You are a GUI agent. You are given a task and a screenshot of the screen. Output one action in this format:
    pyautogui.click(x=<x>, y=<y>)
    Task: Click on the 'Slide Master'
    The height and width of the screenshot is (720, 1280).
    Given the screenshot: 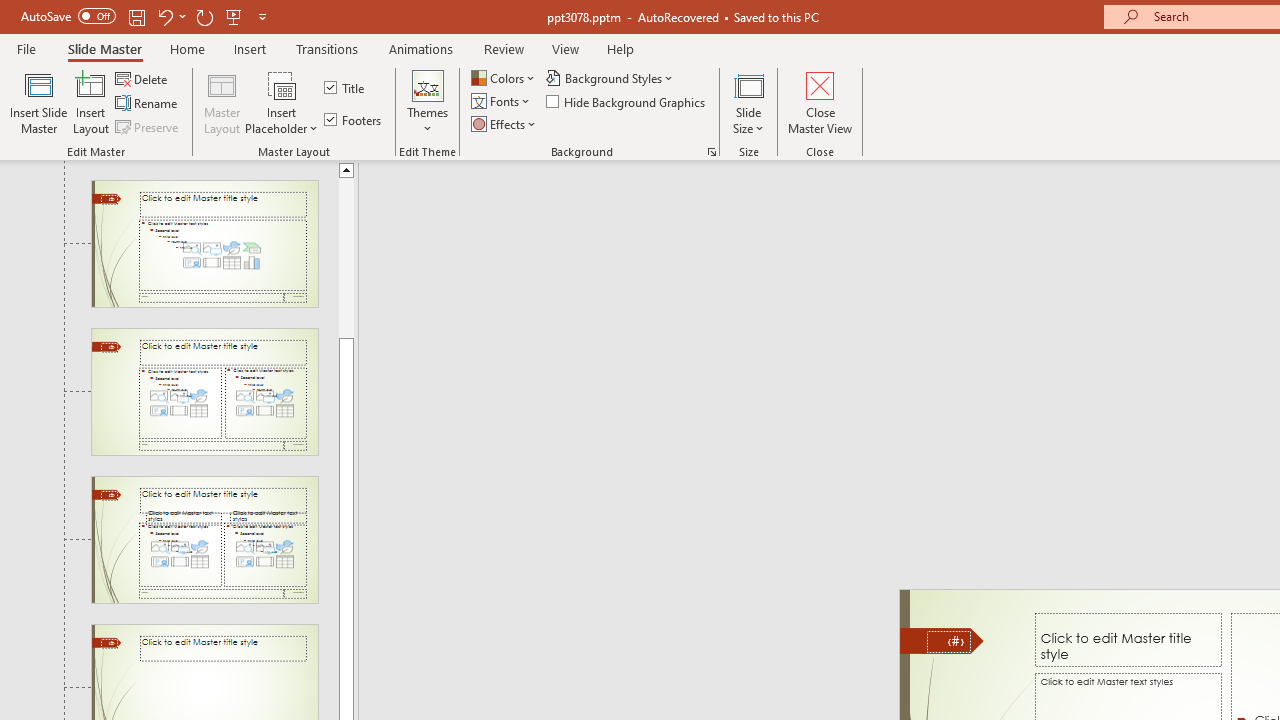 What is the action you would take?
    pyautogui.click(x=103, y=48)
    